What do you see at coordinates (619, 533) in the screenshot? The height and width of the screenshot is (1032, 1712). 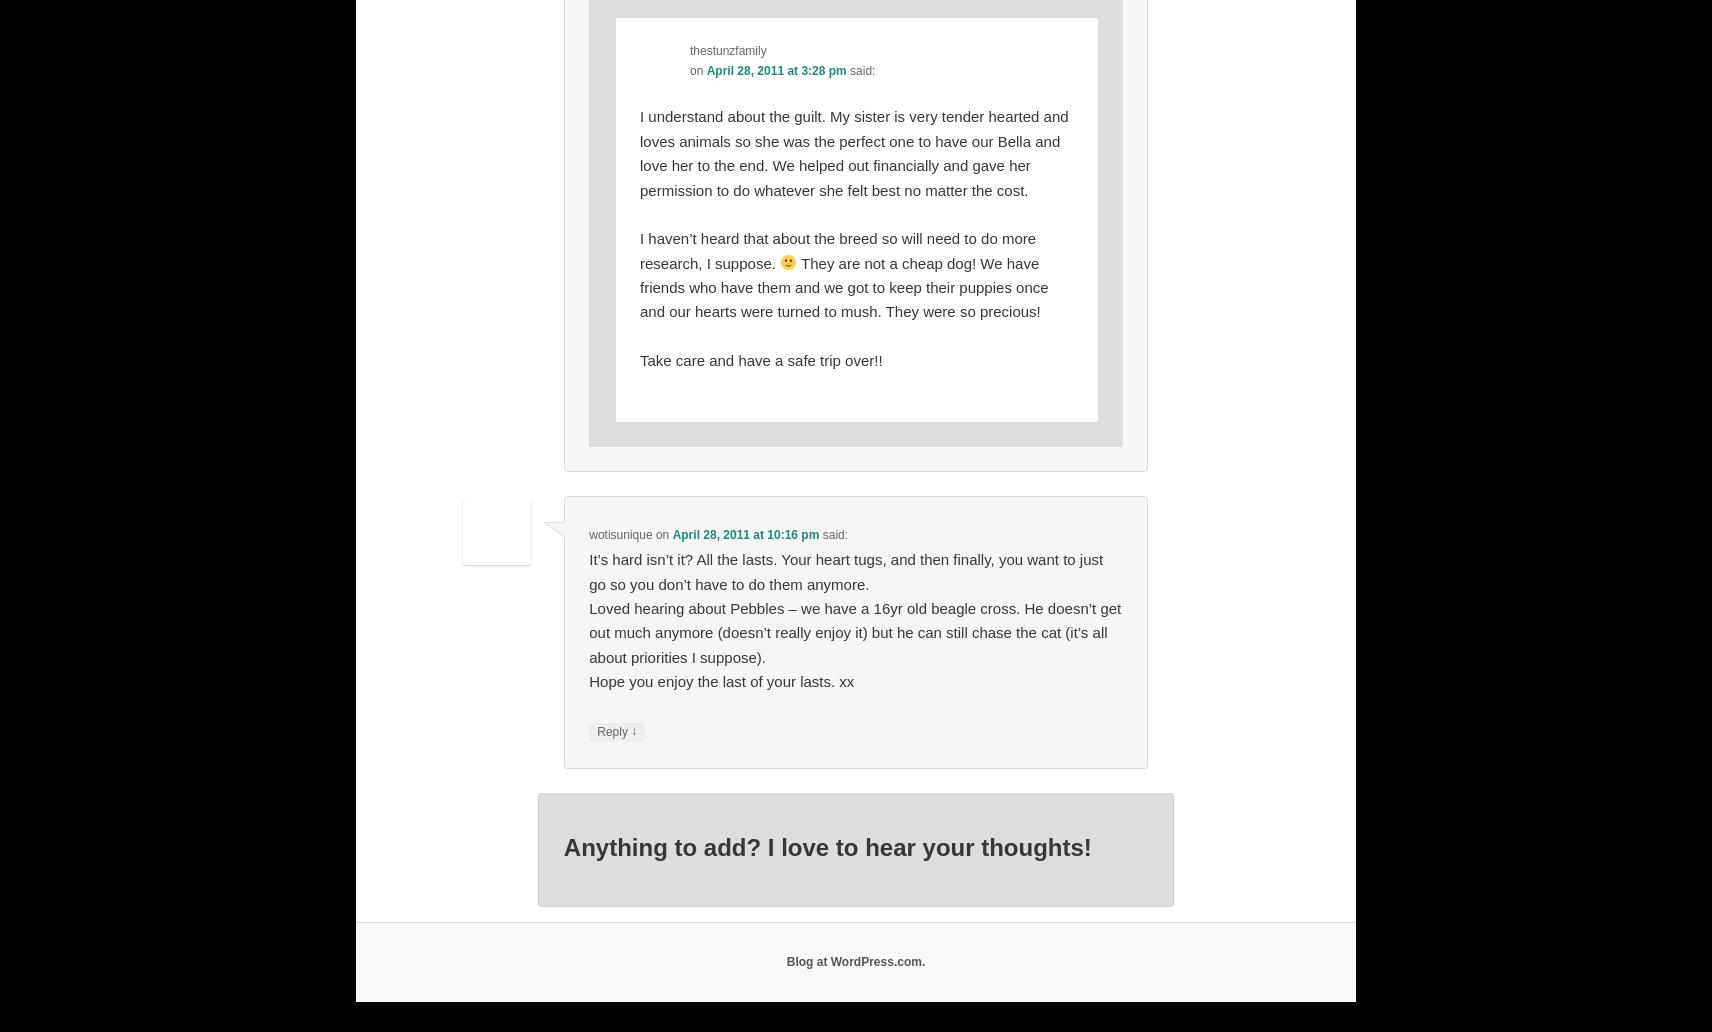 I see `'wotisunique'` at bounding box center [619, 533].